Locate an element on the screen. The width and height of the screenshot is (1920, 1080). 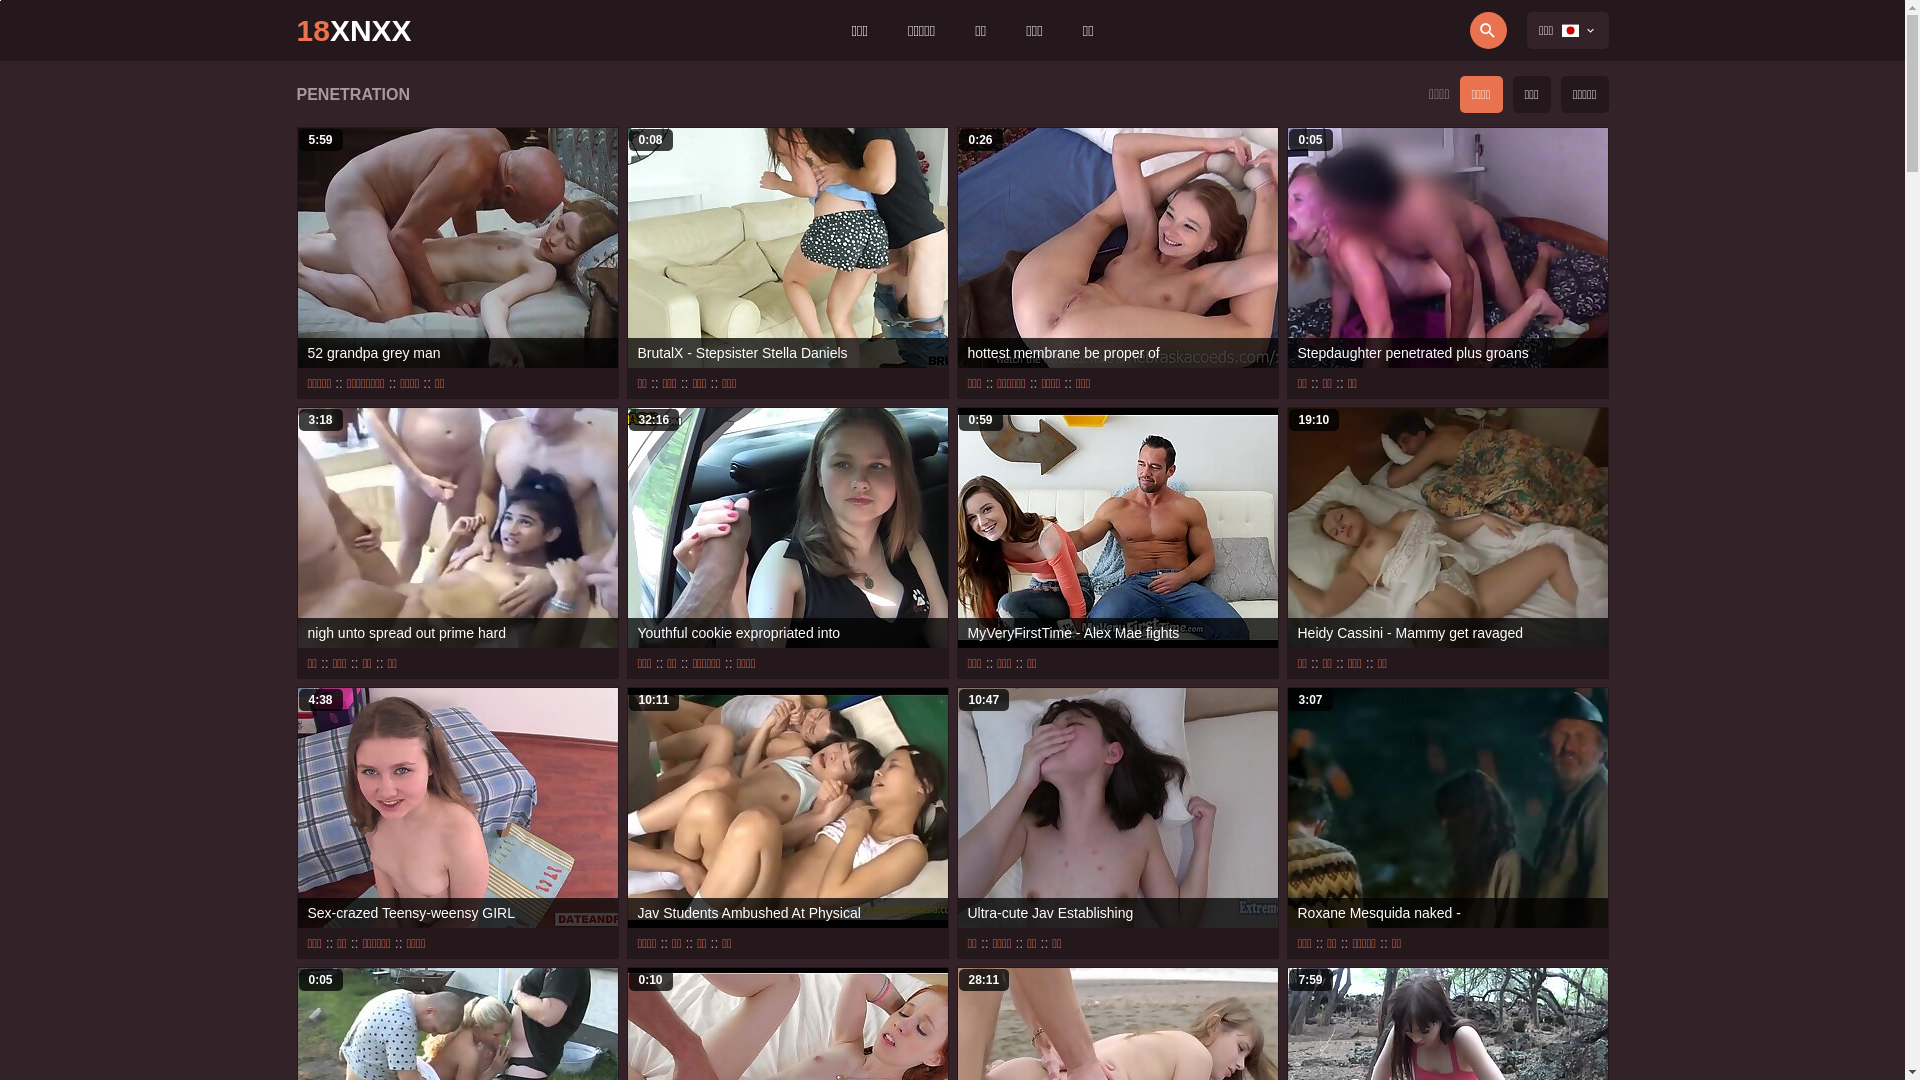
'Search' is located at coordinates (1411, 30).